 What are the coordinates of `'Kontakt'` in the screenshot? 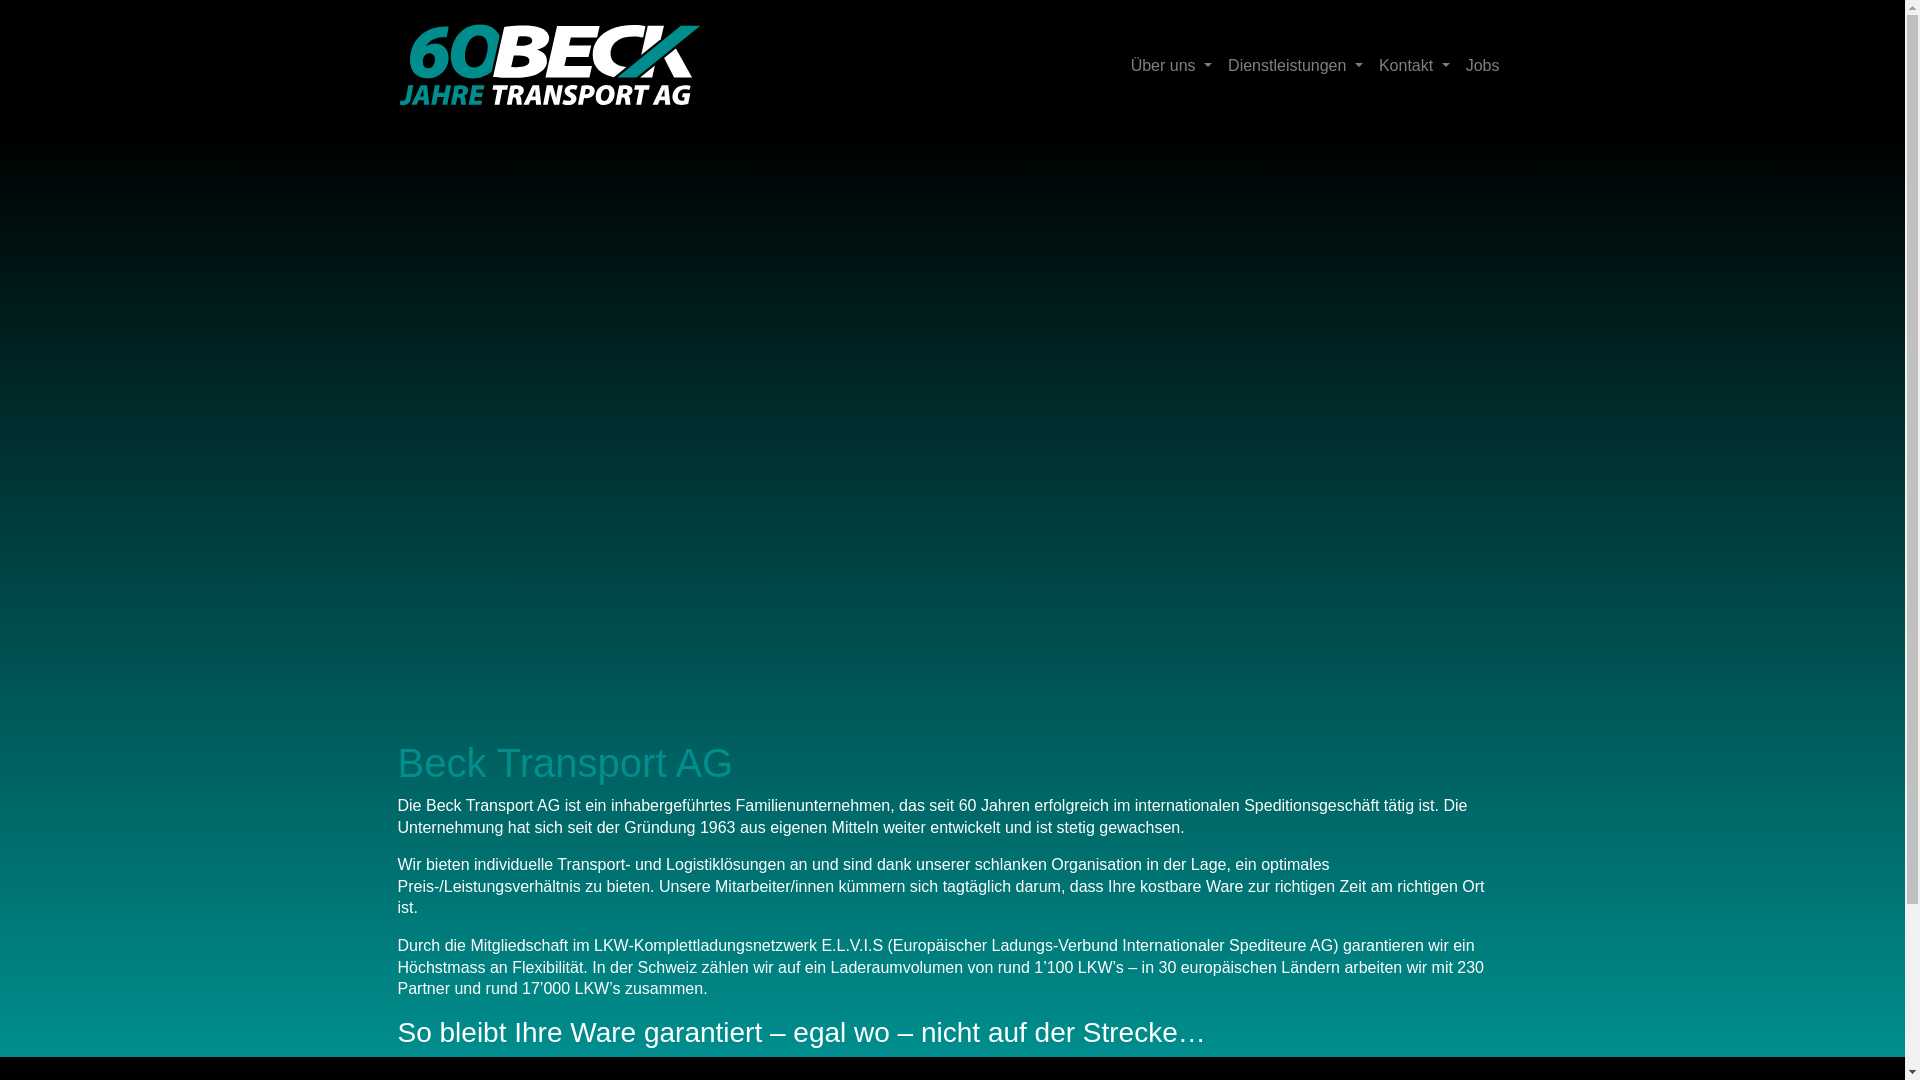 It's located at (1413, 64).